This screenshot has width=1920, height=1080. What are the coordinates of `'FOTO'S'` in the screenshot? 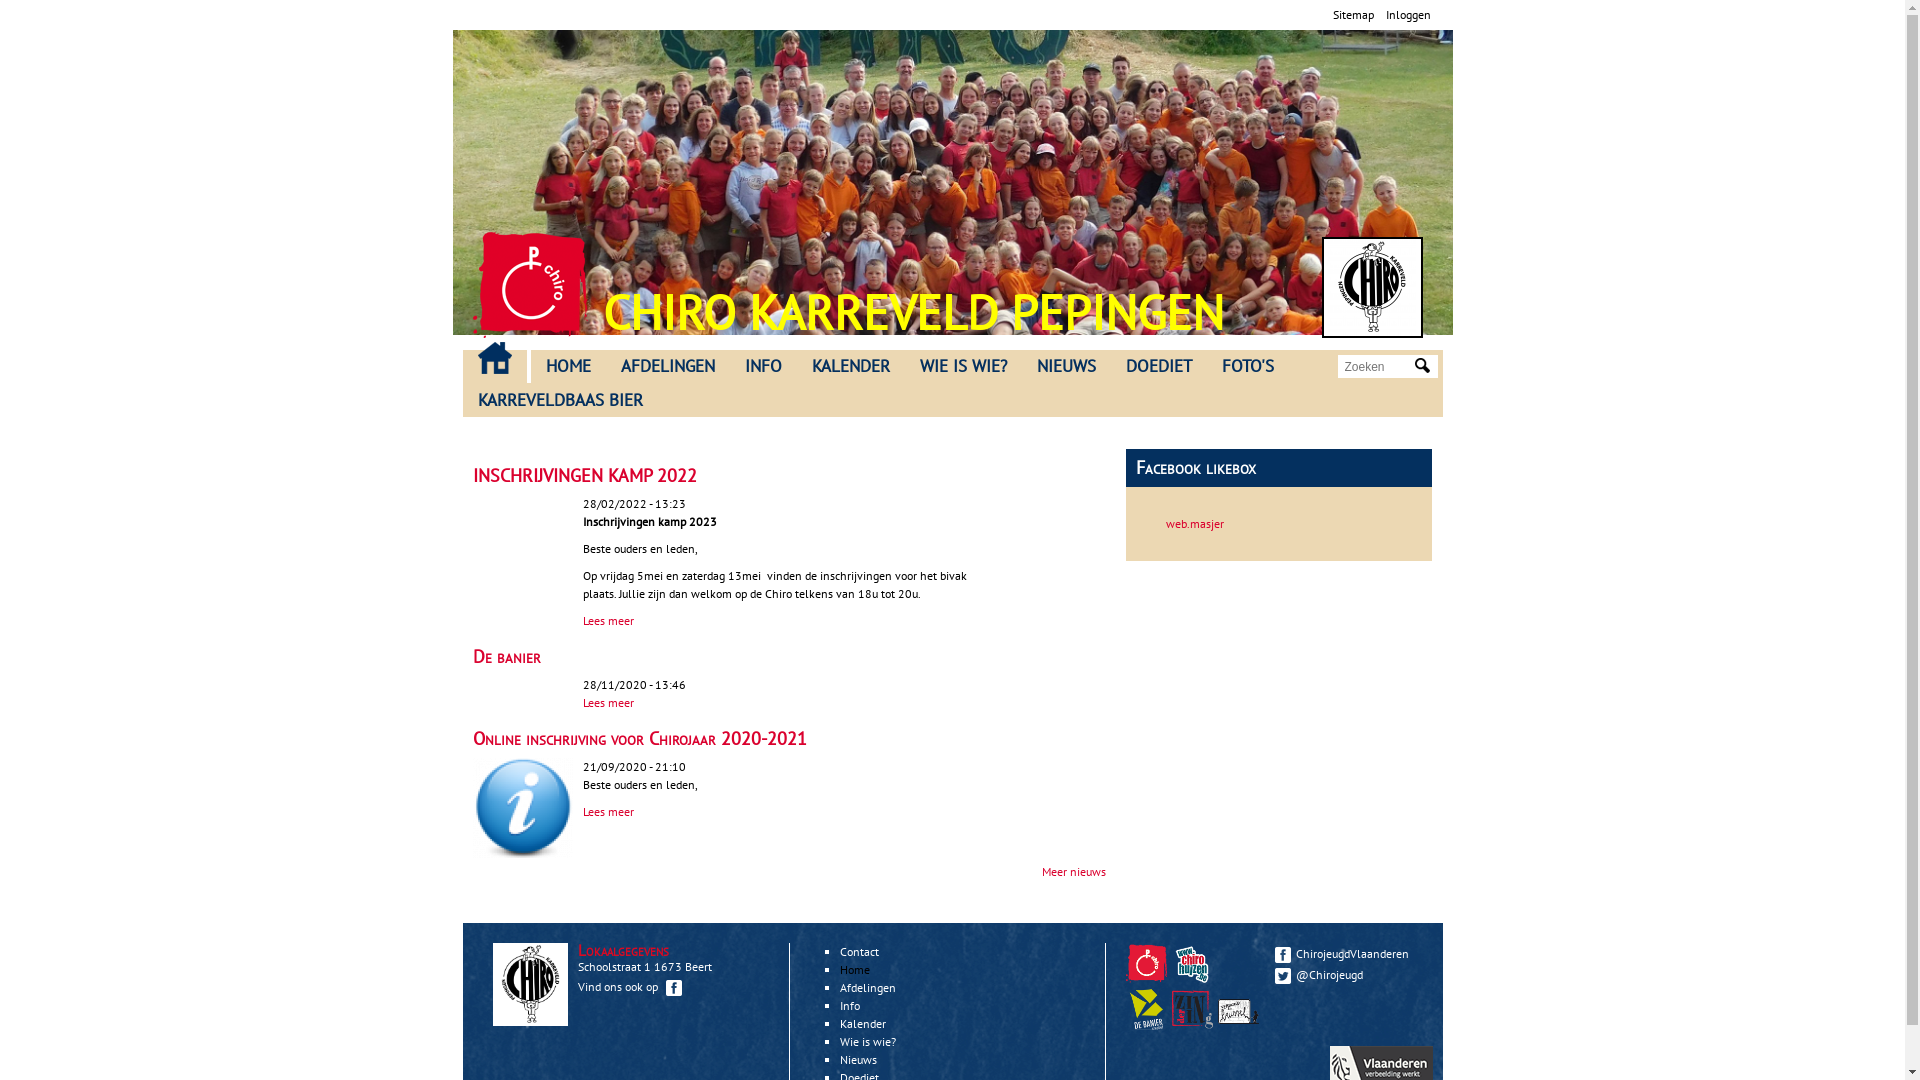 It's located at (1246, 366).